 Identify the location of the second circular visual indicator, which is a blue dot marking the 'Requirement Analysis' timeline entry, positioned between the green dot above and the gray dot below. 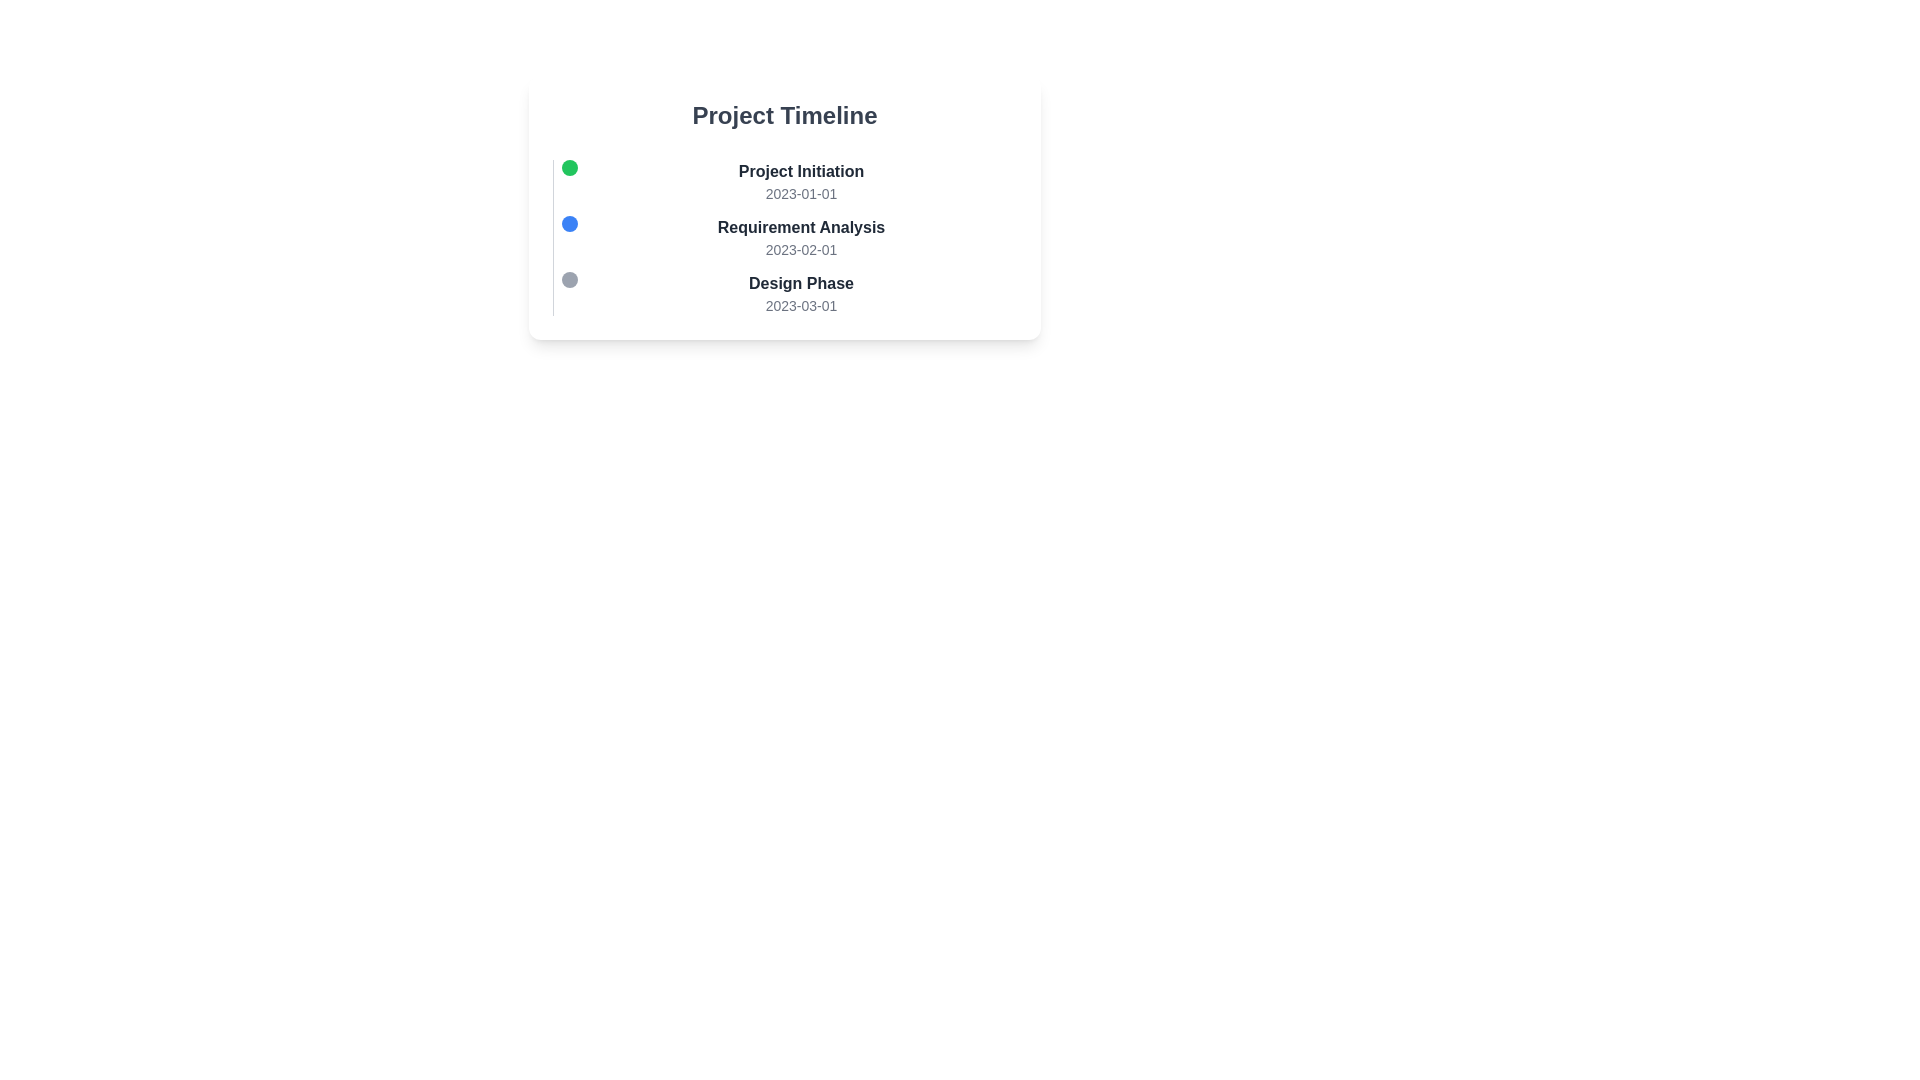
(569, 223).